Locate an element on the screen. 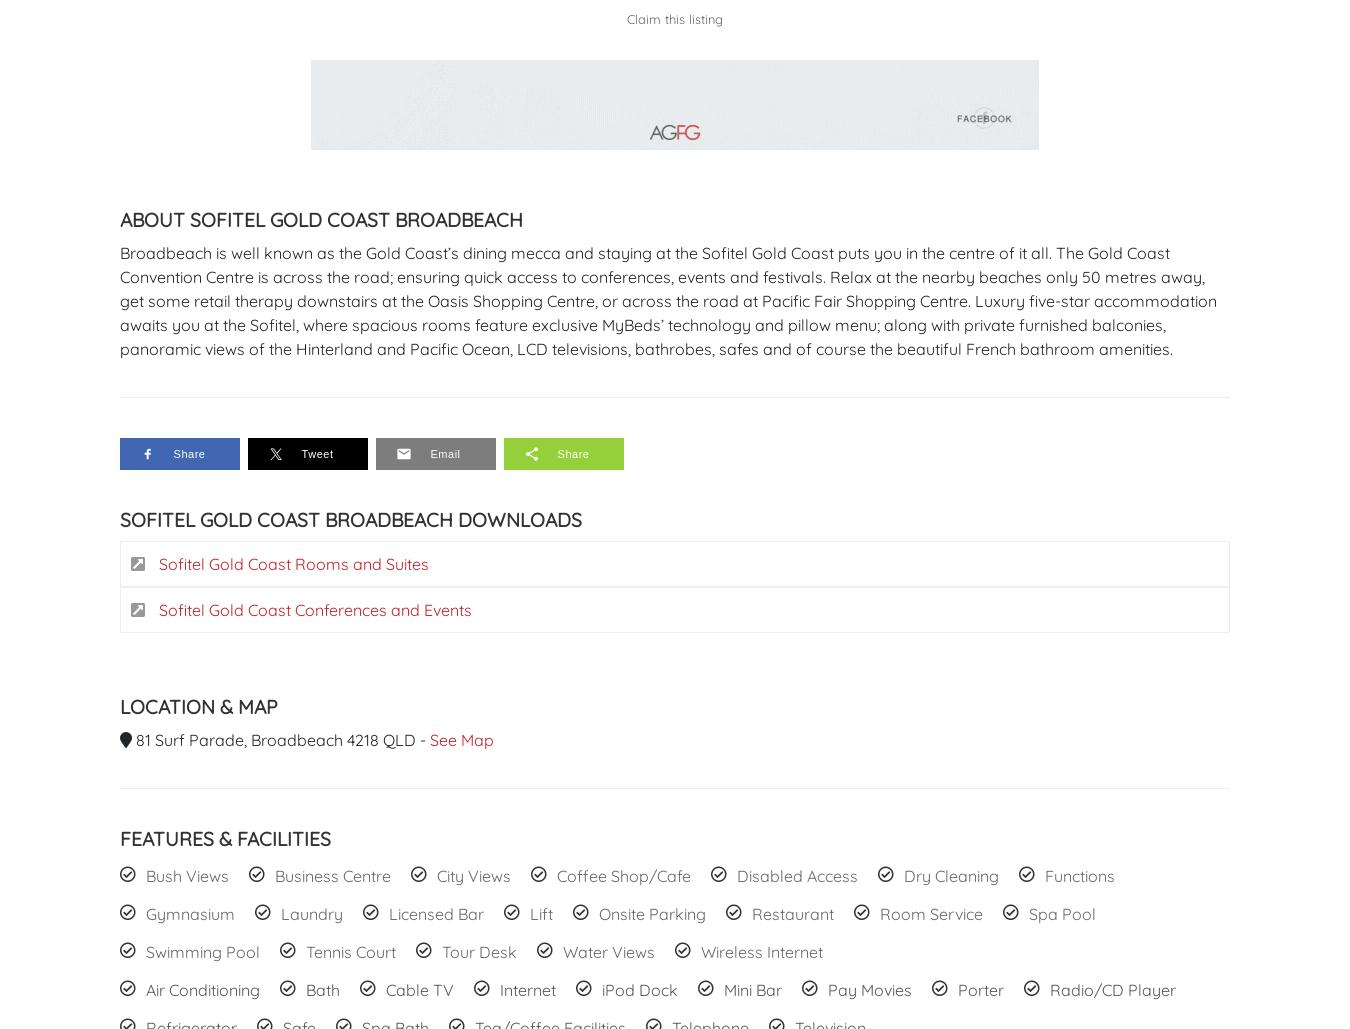 Image resolution: width=1350 pixels, height=1029 pixels. 'Tweet' is located at coordinates (315, 452).